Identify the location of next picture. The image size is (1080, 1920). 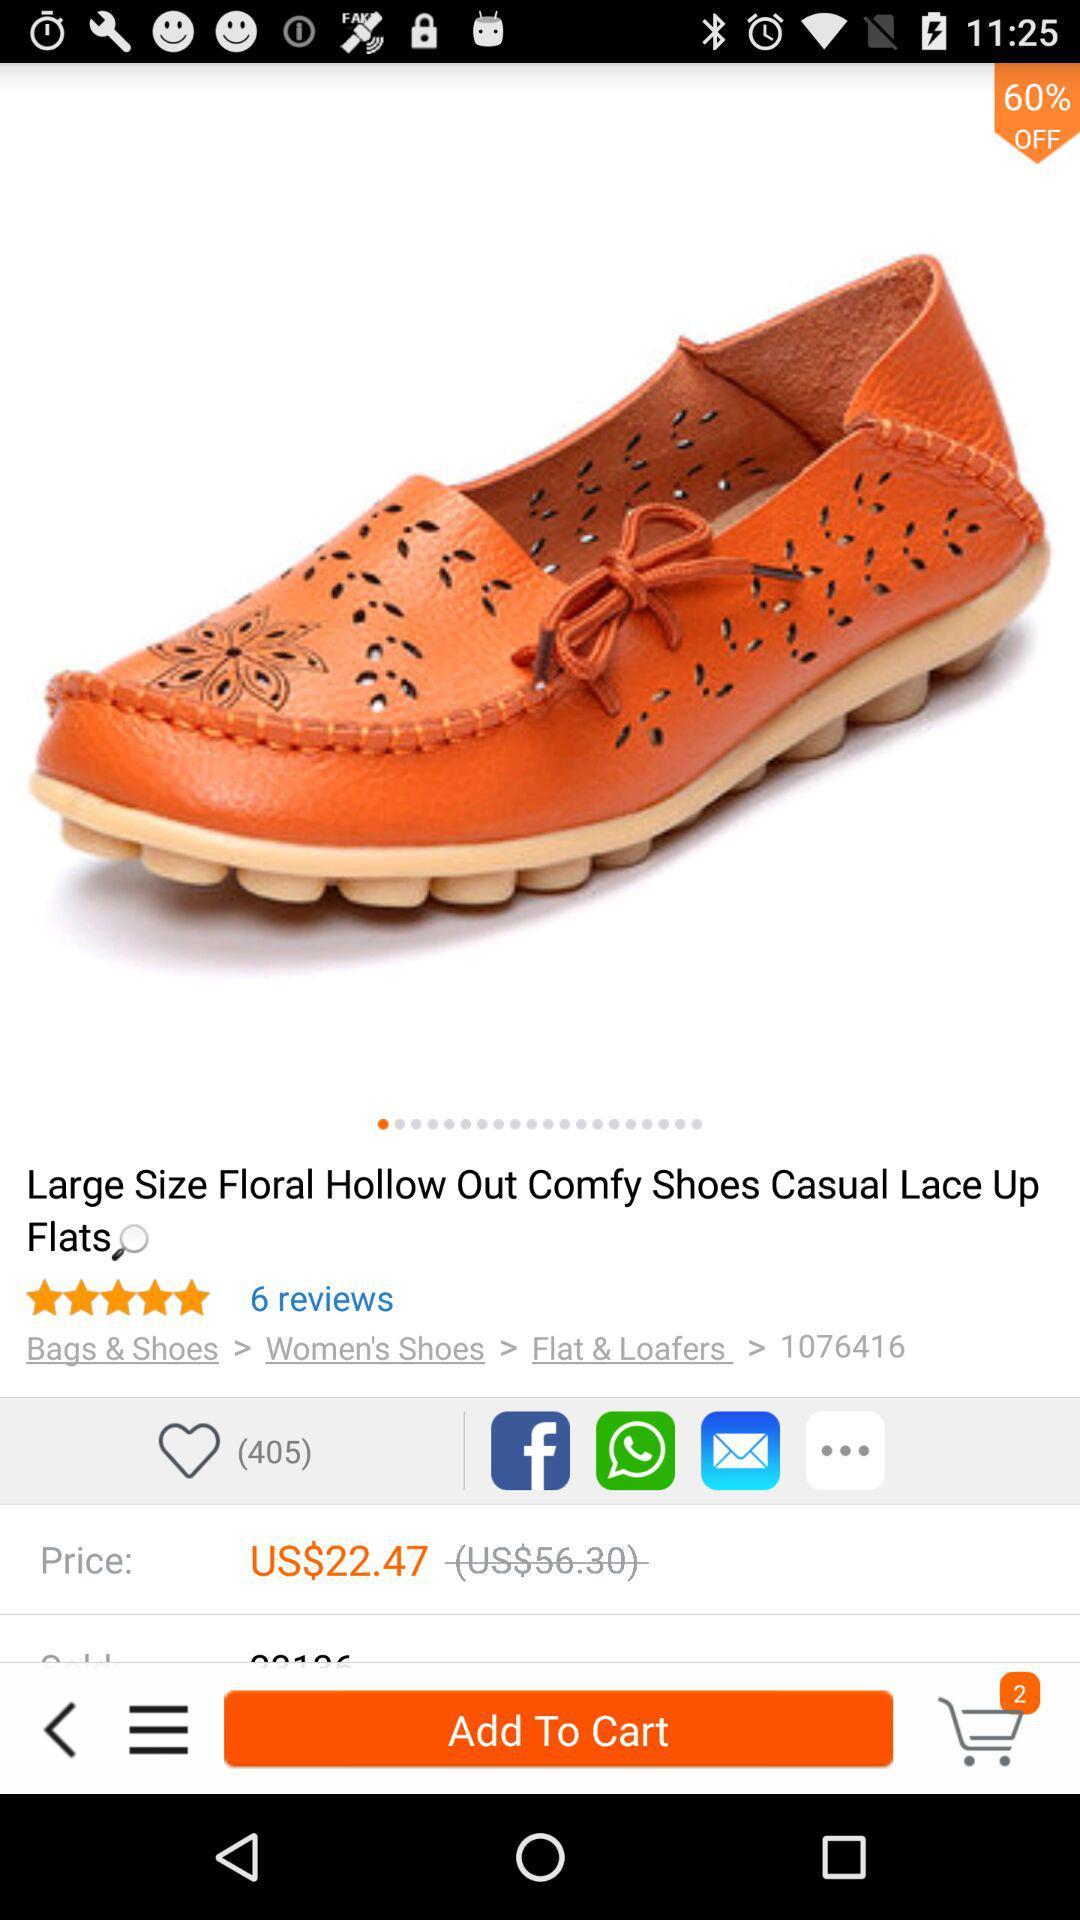
(581, 1124).